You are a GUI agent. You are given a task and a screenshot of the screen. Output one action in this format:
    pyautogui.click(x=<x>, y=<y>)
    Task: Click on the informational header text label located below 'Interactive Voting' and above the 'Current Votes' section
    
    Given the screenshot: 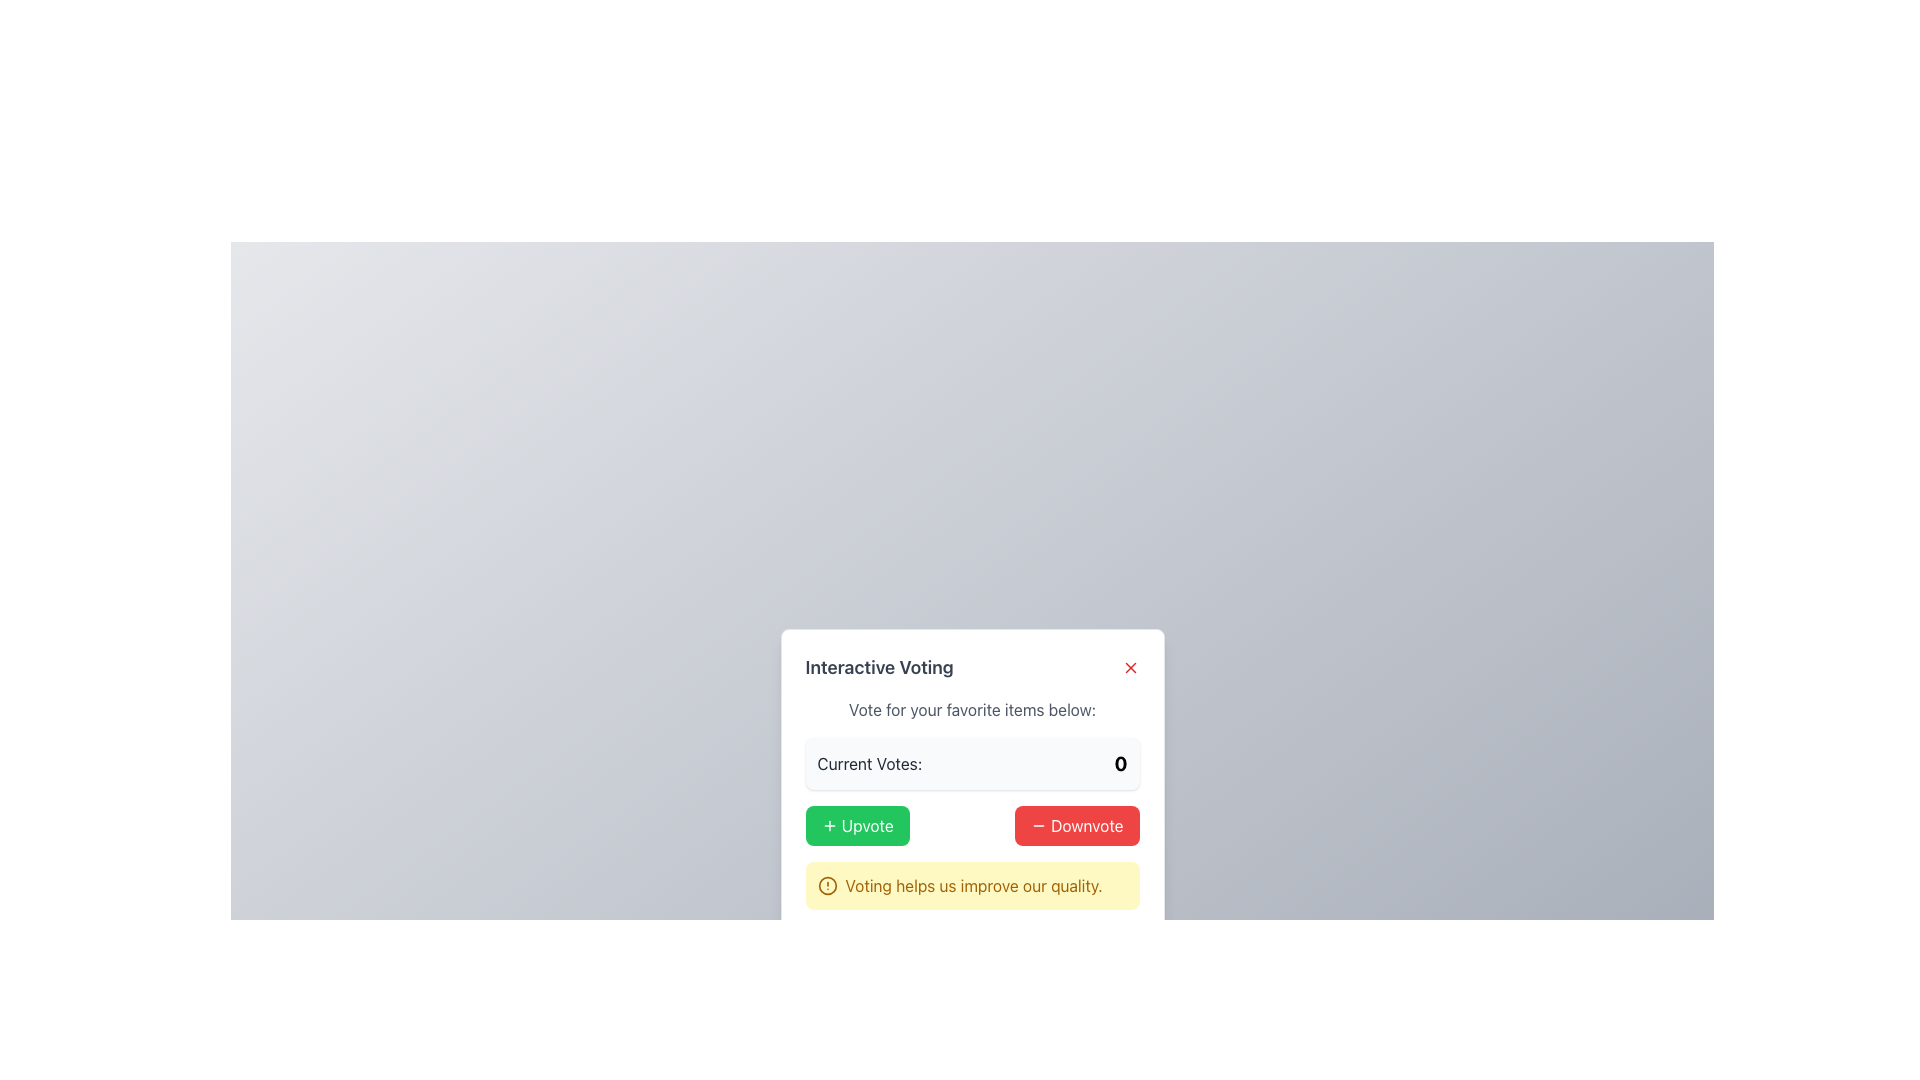 What is the action you would take?
    pyautogui.click(x=972, y=708)
    